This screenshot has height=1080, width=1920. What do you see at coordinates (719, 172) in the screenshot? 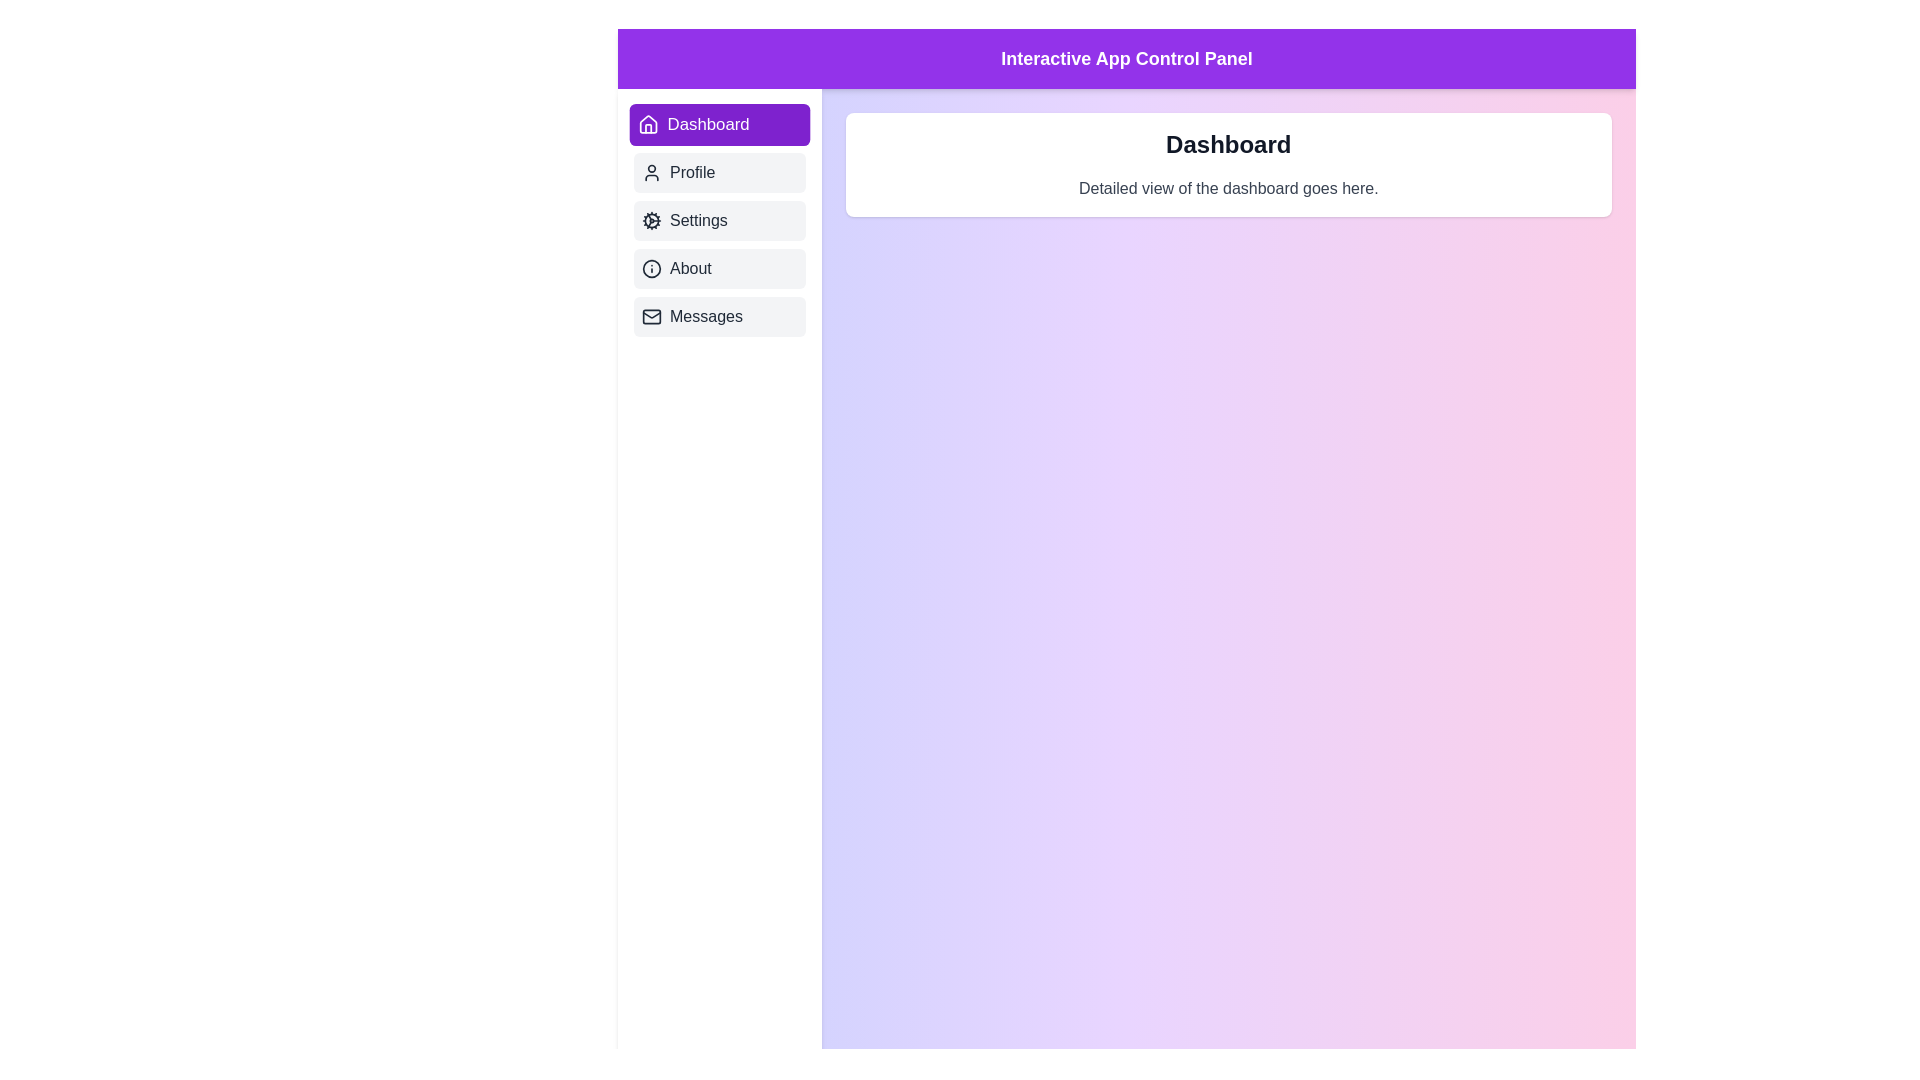
I see `the tab labeled Profile to display its content` at bounding box center [719, 172].